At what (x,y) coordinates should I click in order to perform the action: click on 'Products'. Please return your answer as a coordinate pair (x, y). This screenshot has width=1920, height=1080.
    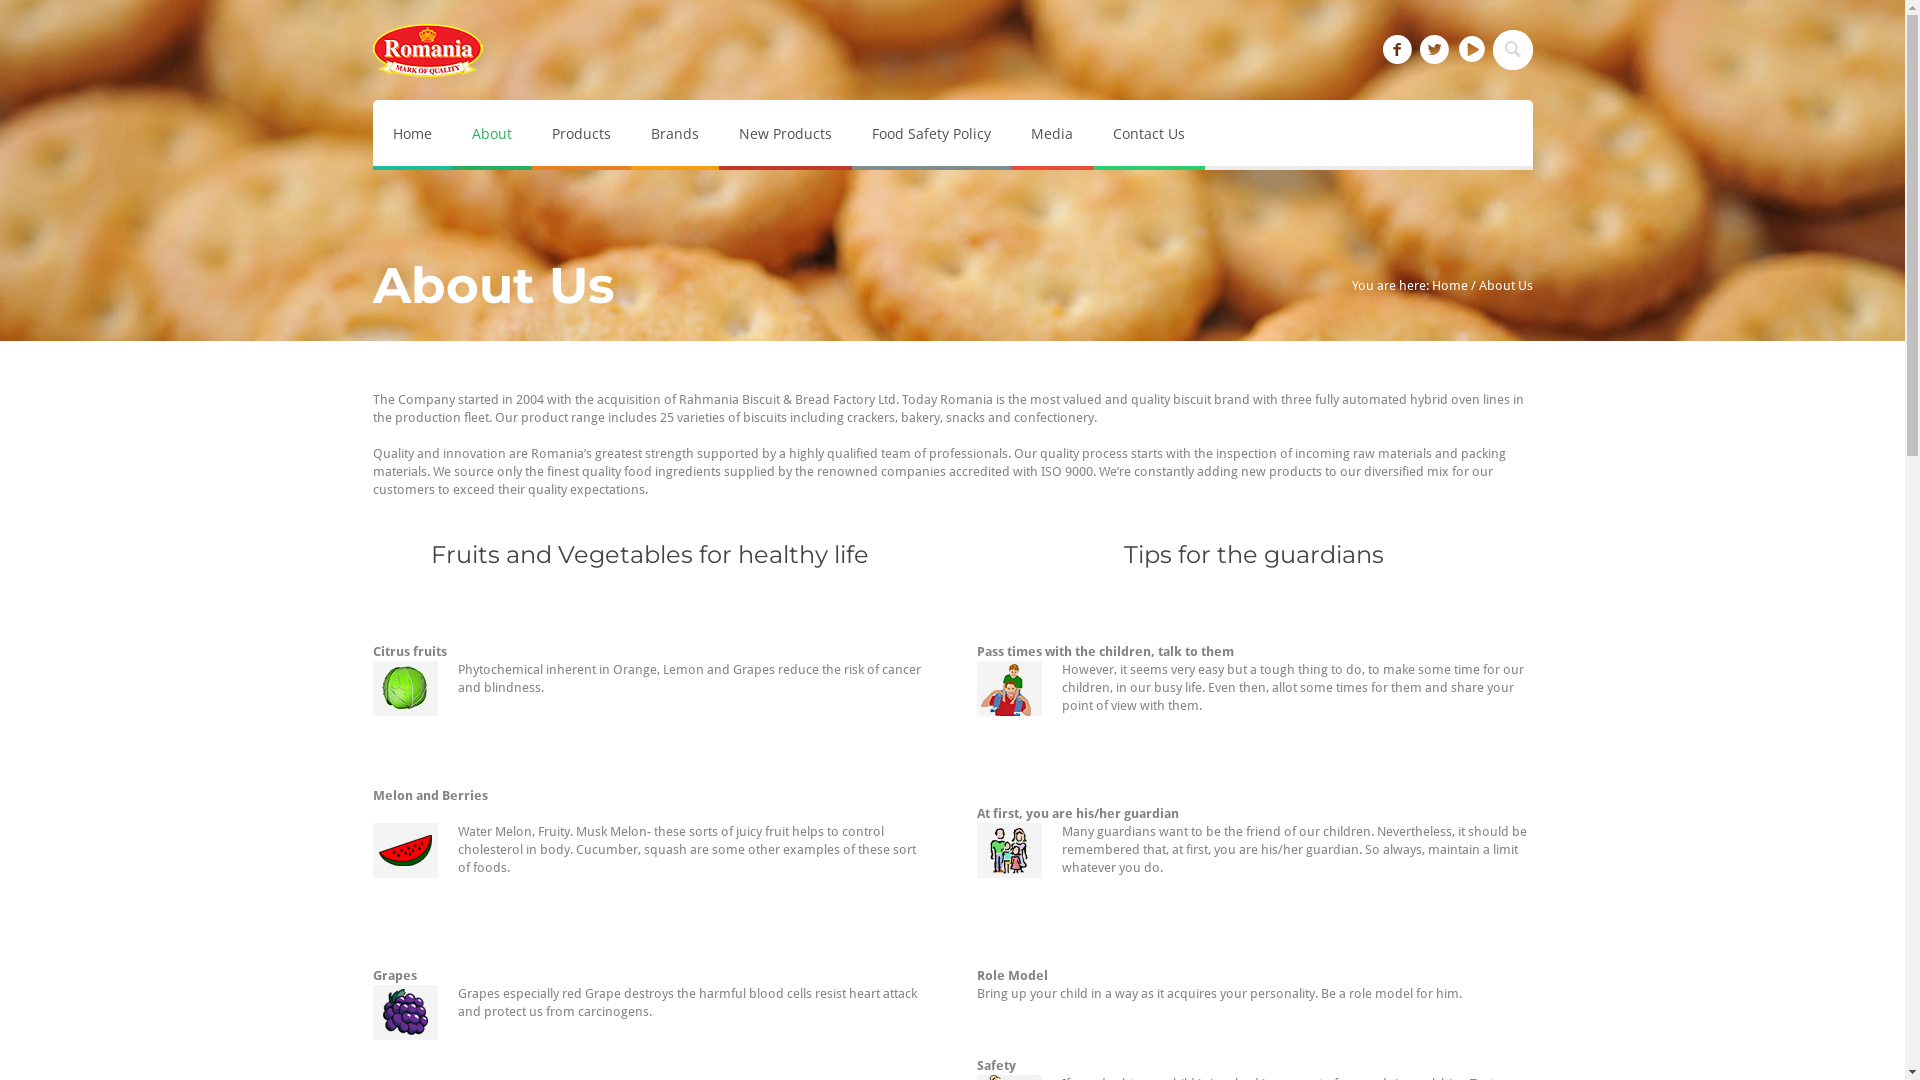
    Looking at the image, I should click on (580, 135).